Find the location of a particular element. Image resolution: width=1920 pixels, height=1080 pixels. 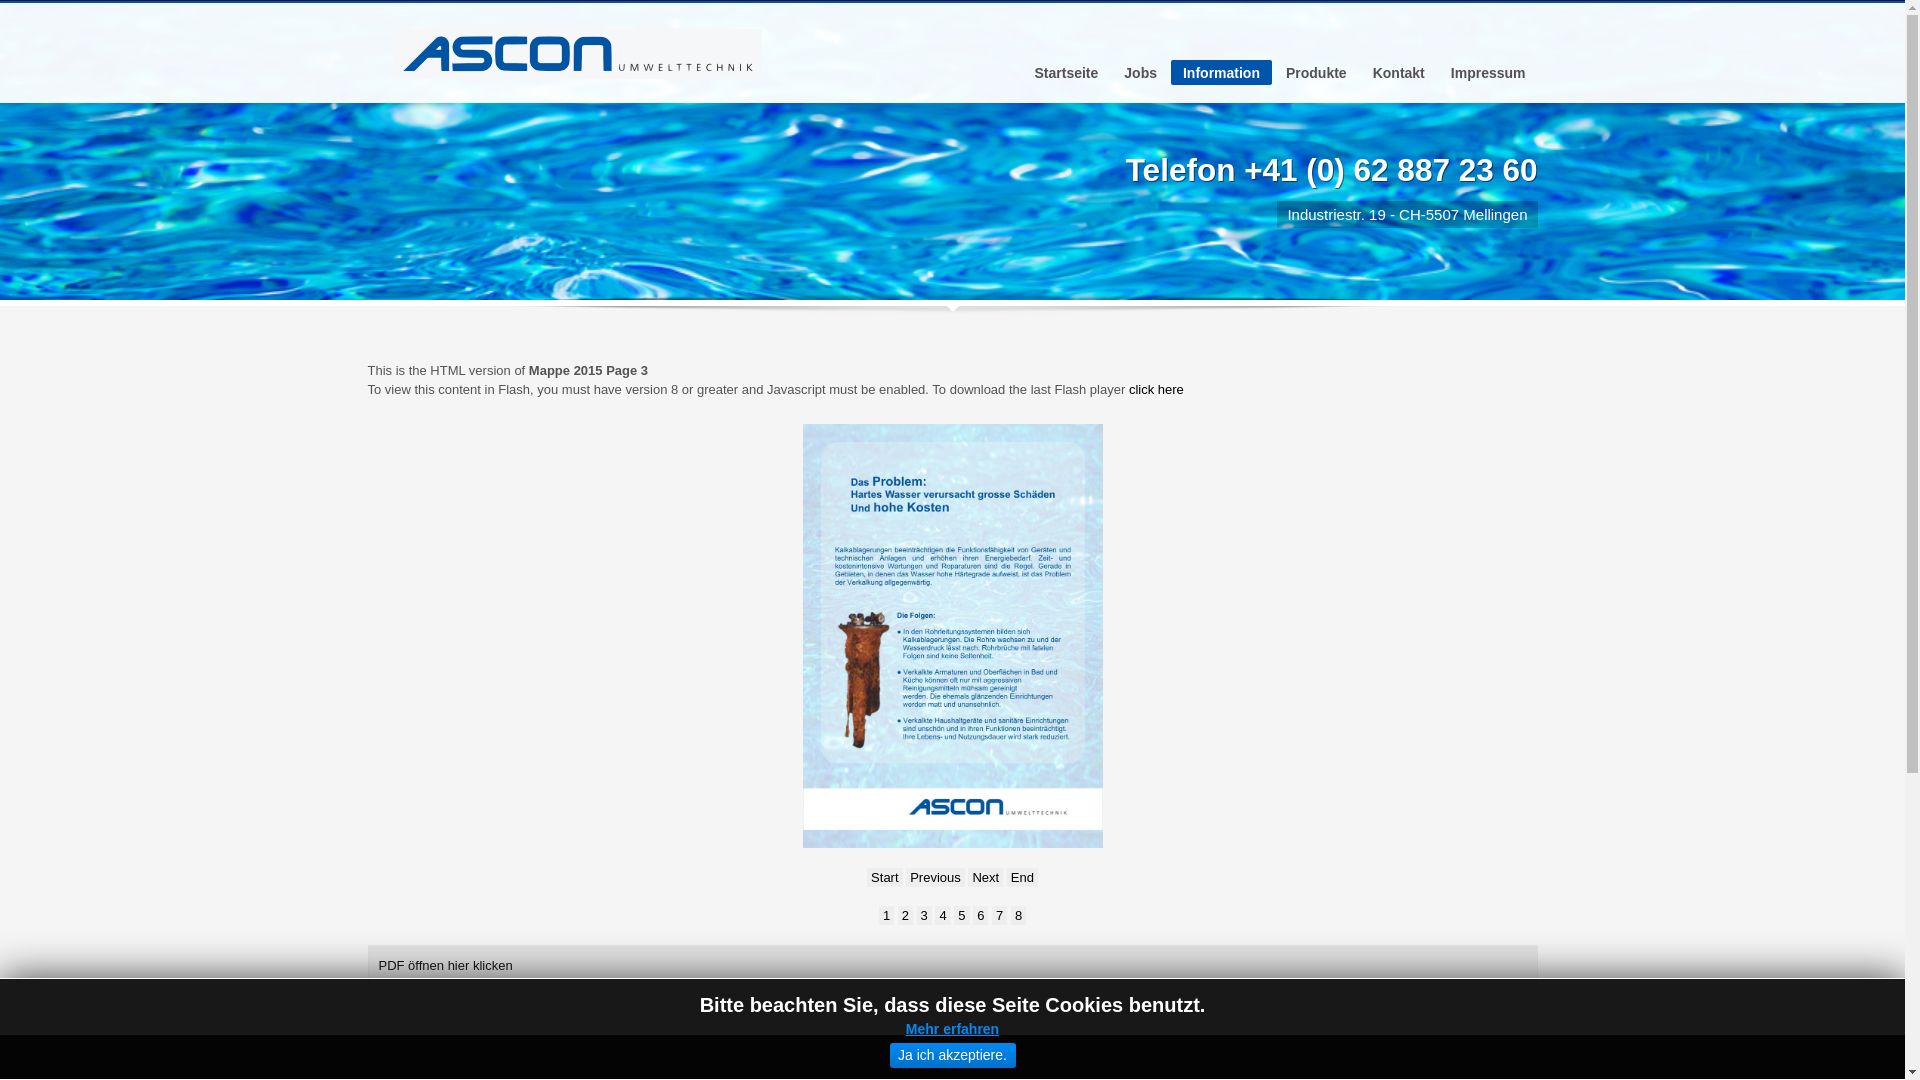

'Ascon Umwelttechnik' is located at coordinates (575, 53).